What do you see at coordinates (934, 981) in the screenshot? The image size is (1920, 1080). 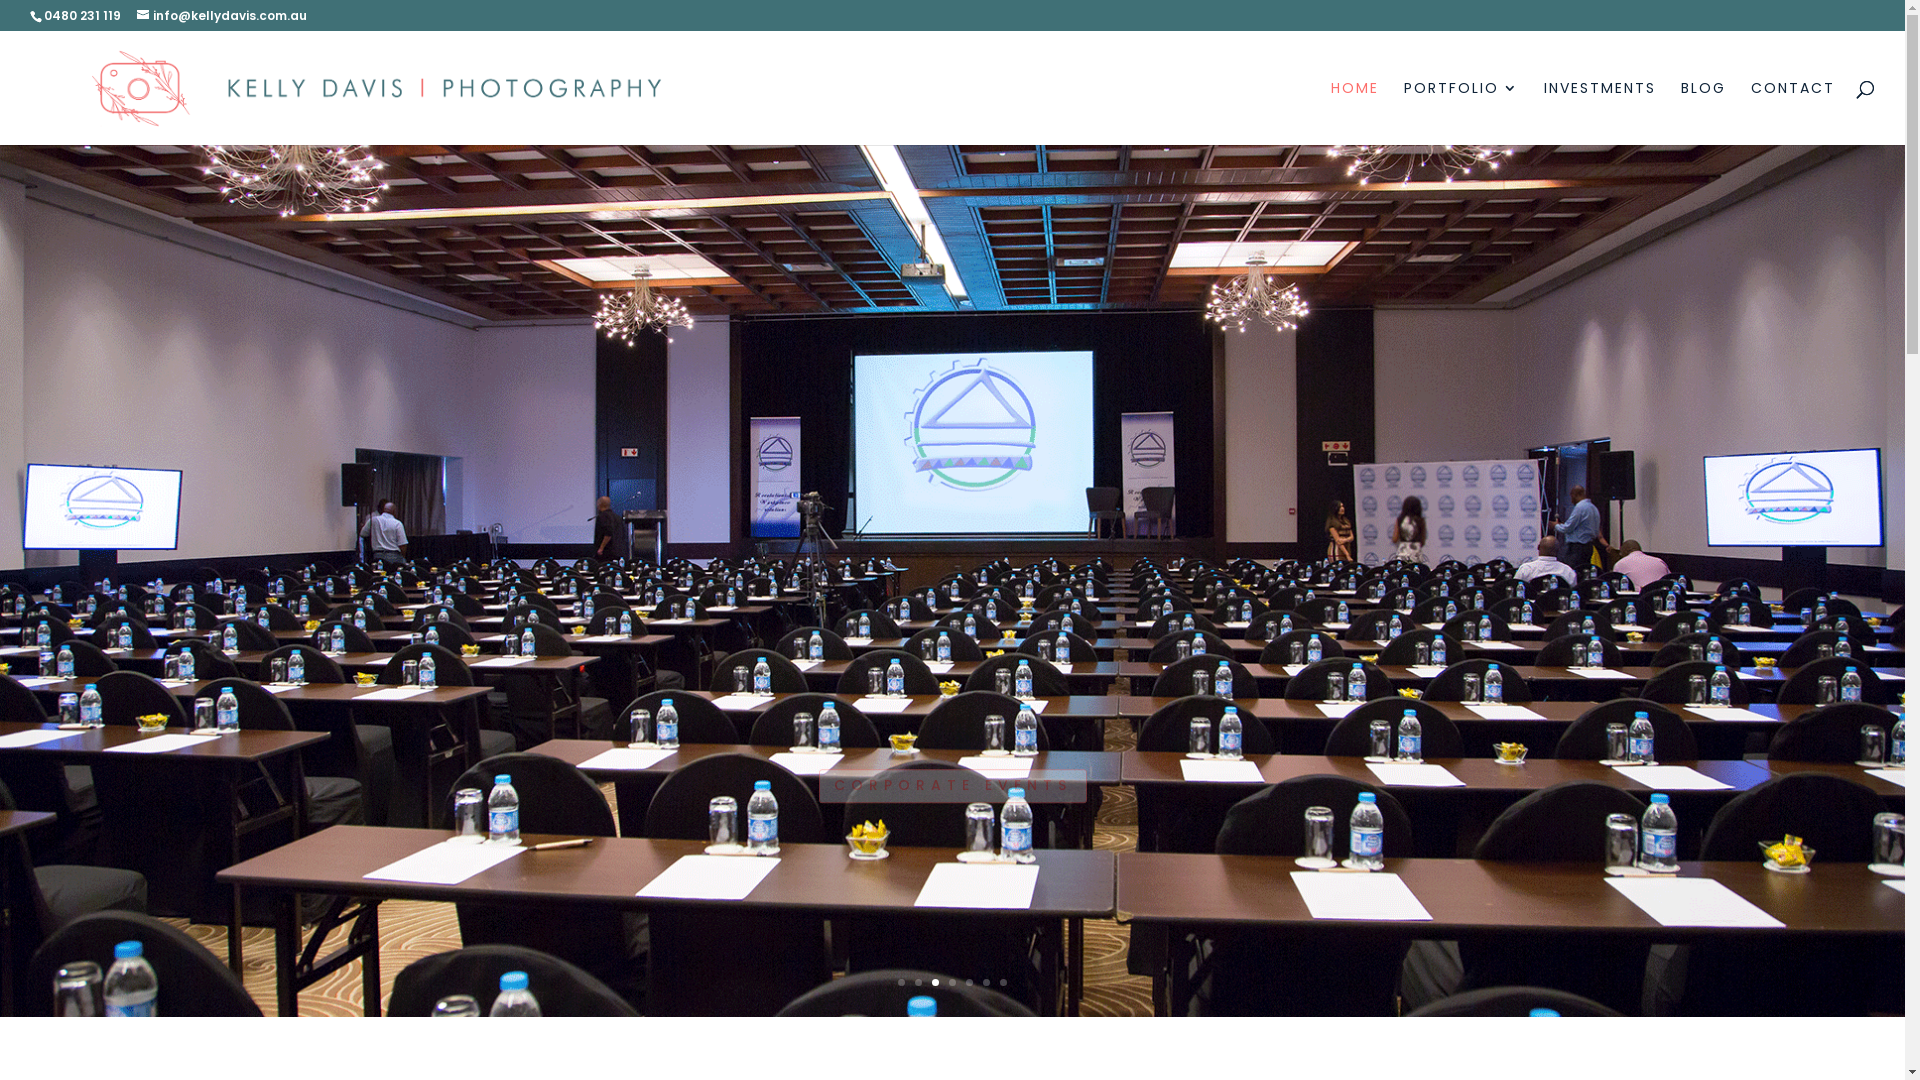 I see `'3'` at bounding box center [934, 981].